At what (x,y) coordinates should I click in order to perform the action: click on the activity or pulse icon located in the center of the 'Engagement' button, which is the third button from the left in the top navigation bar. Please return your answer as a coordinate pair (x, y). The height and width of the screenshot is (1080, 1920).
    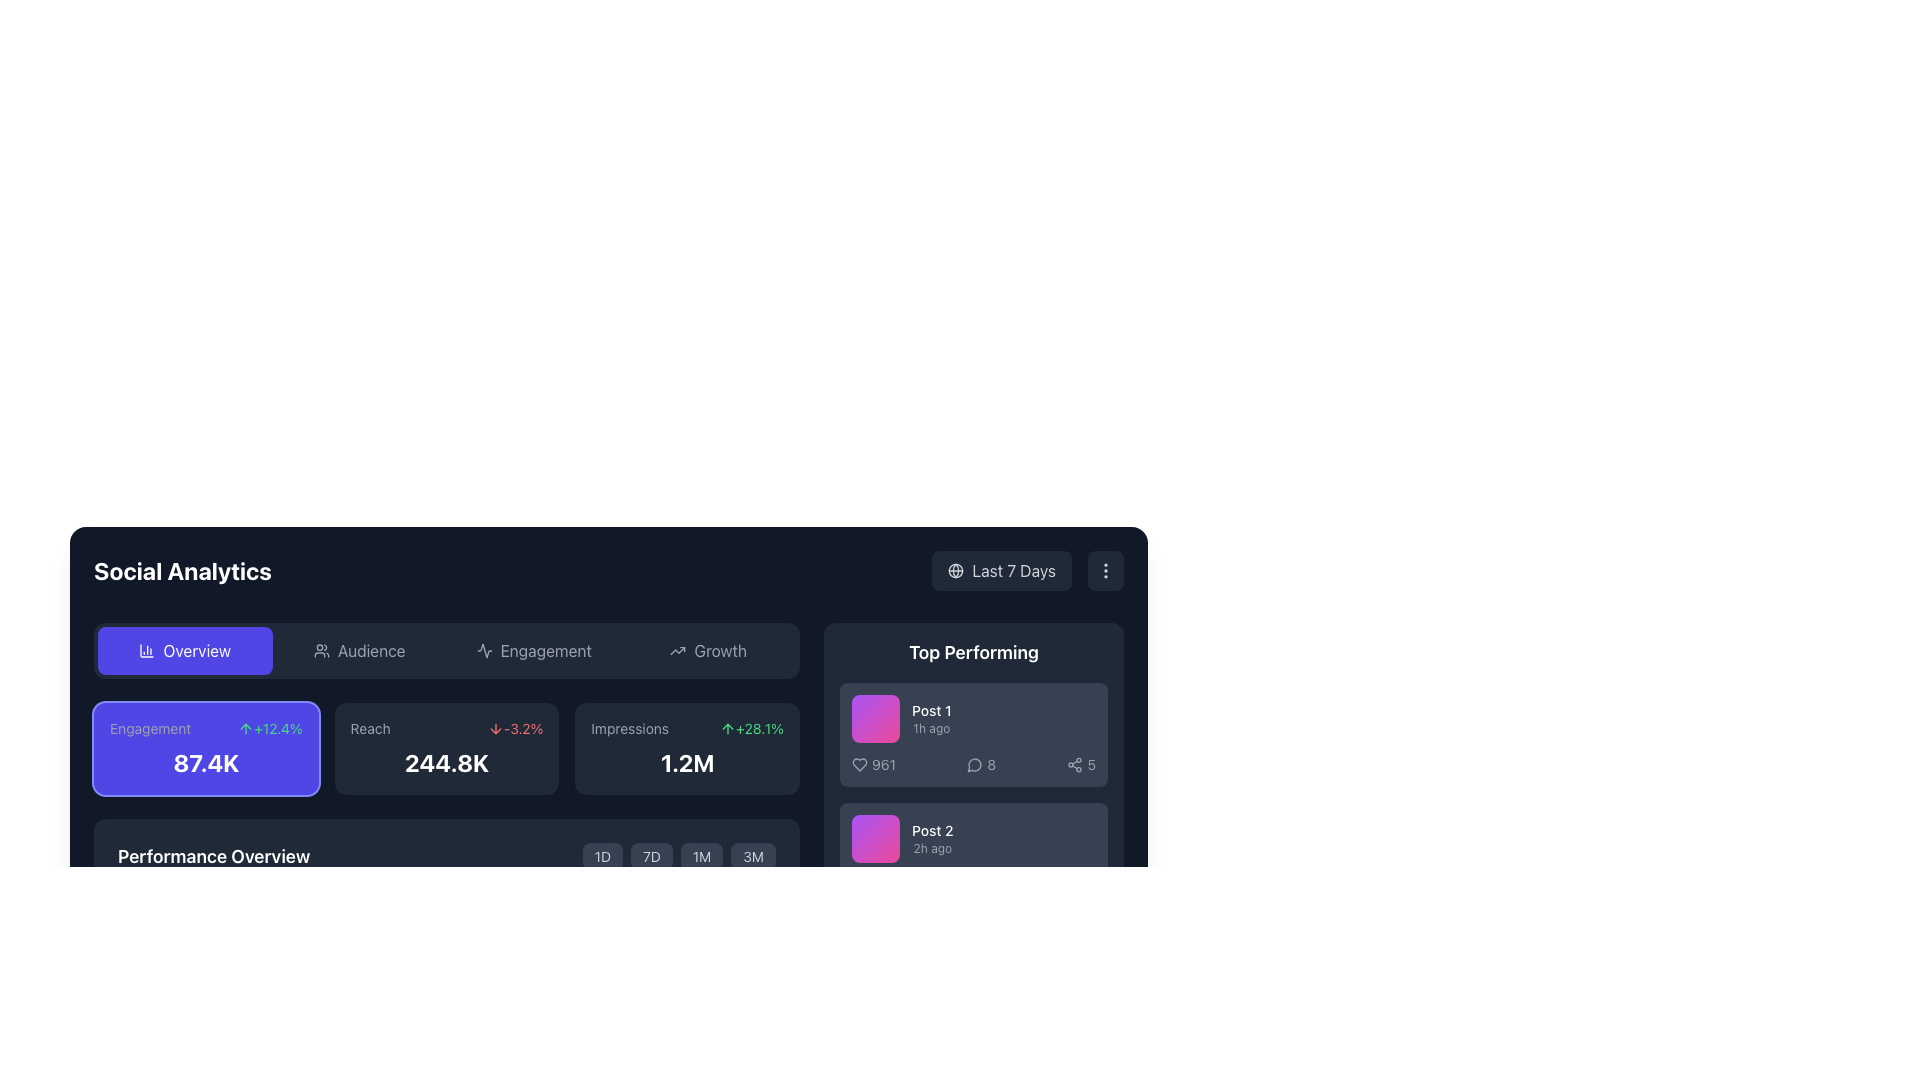
    Looking at the image, I should click on (484, 651).